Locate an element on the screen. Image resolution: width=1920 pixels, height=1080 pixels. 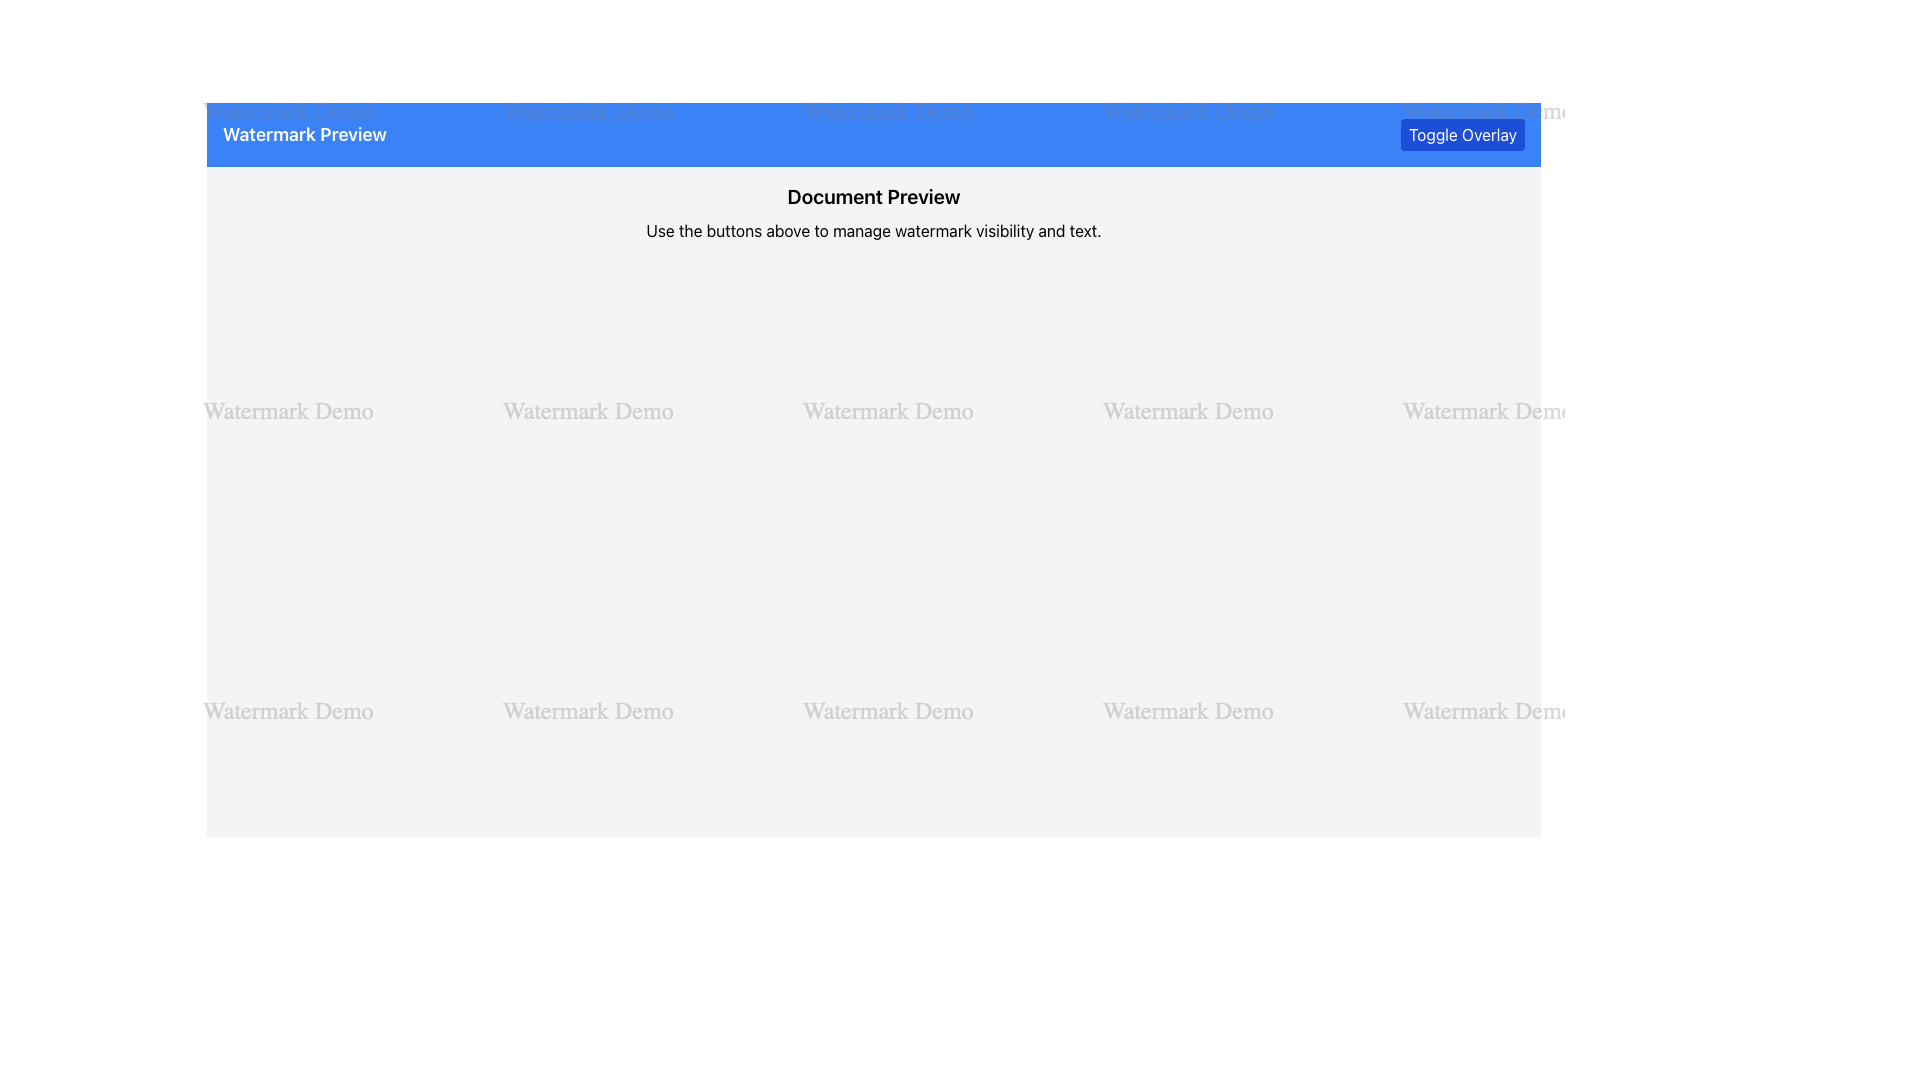
the static text label stating 'Use the buttons above to manage watermark visibility and text.' which is located below the 'Document Preview' title is located at coordinates (873, 230).